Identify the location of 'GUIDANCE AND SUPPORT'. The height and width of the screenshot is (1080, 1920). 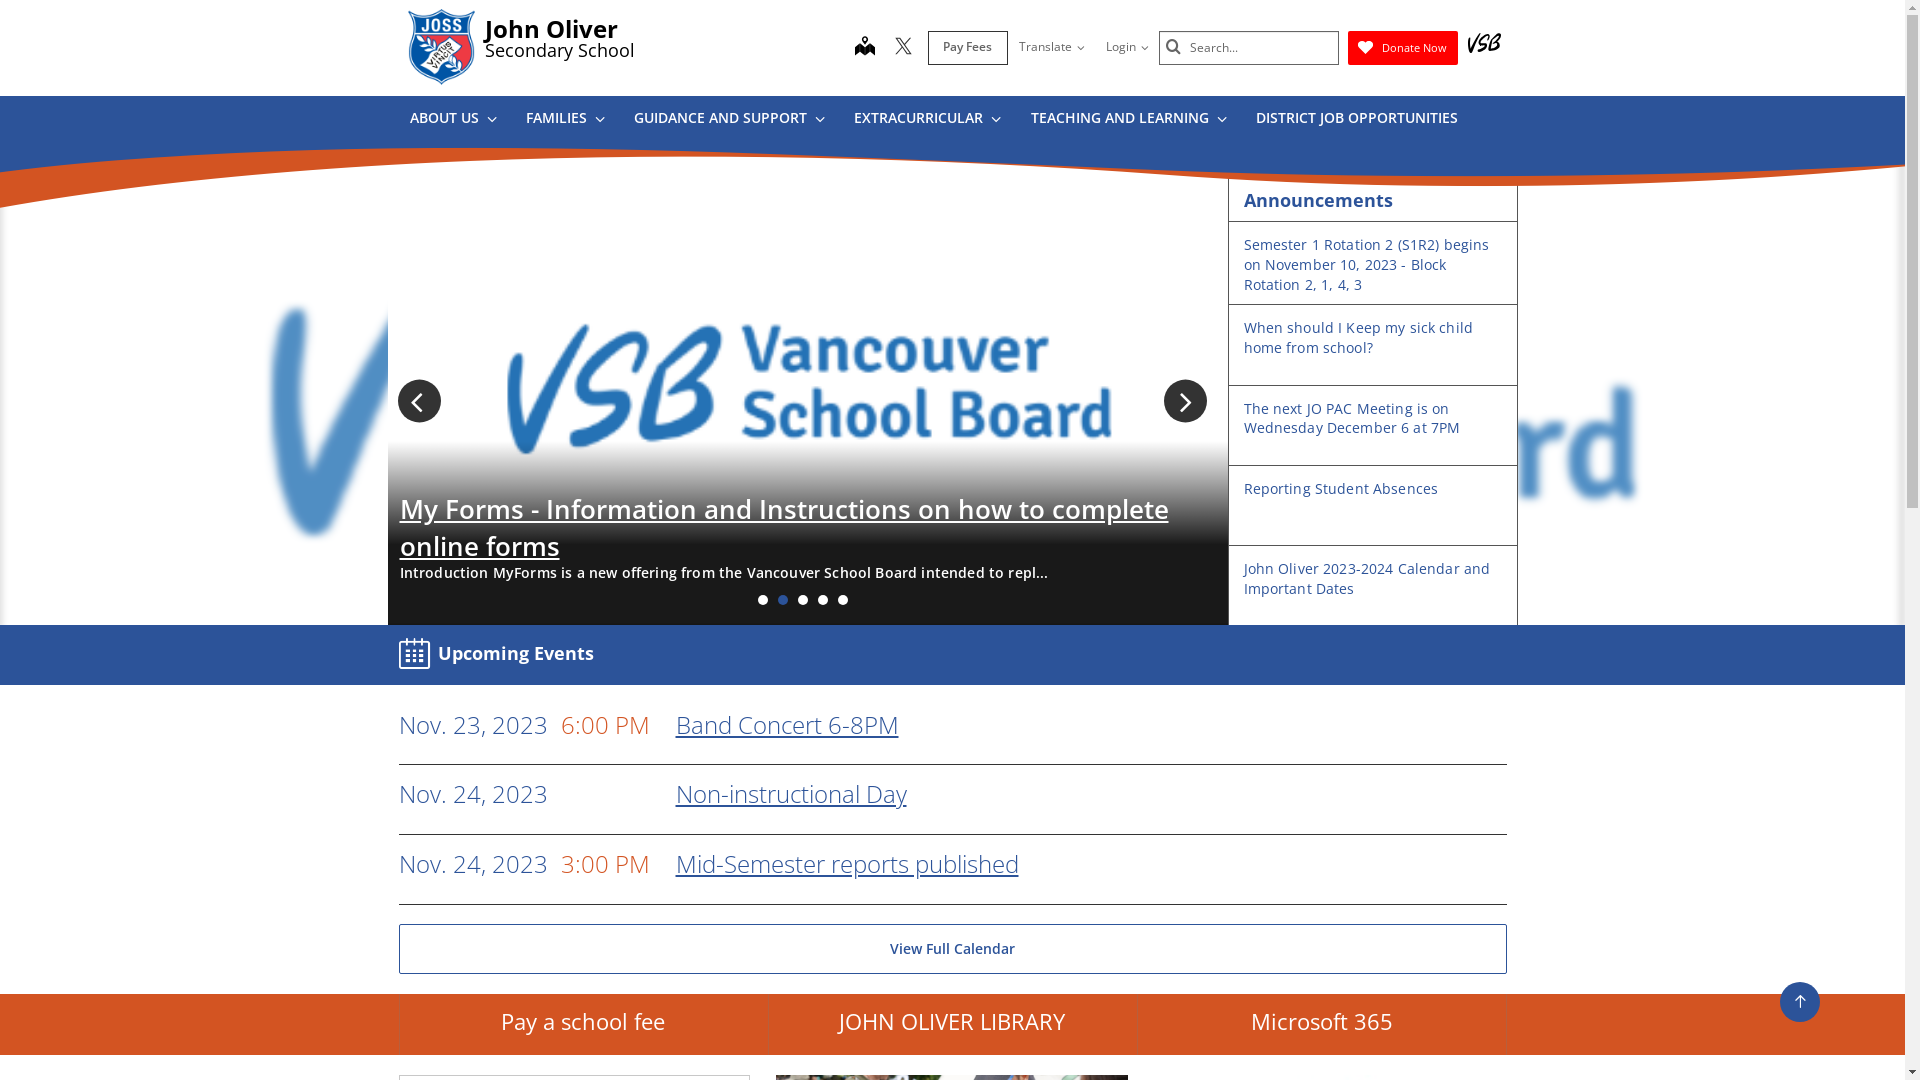
(626, 121).